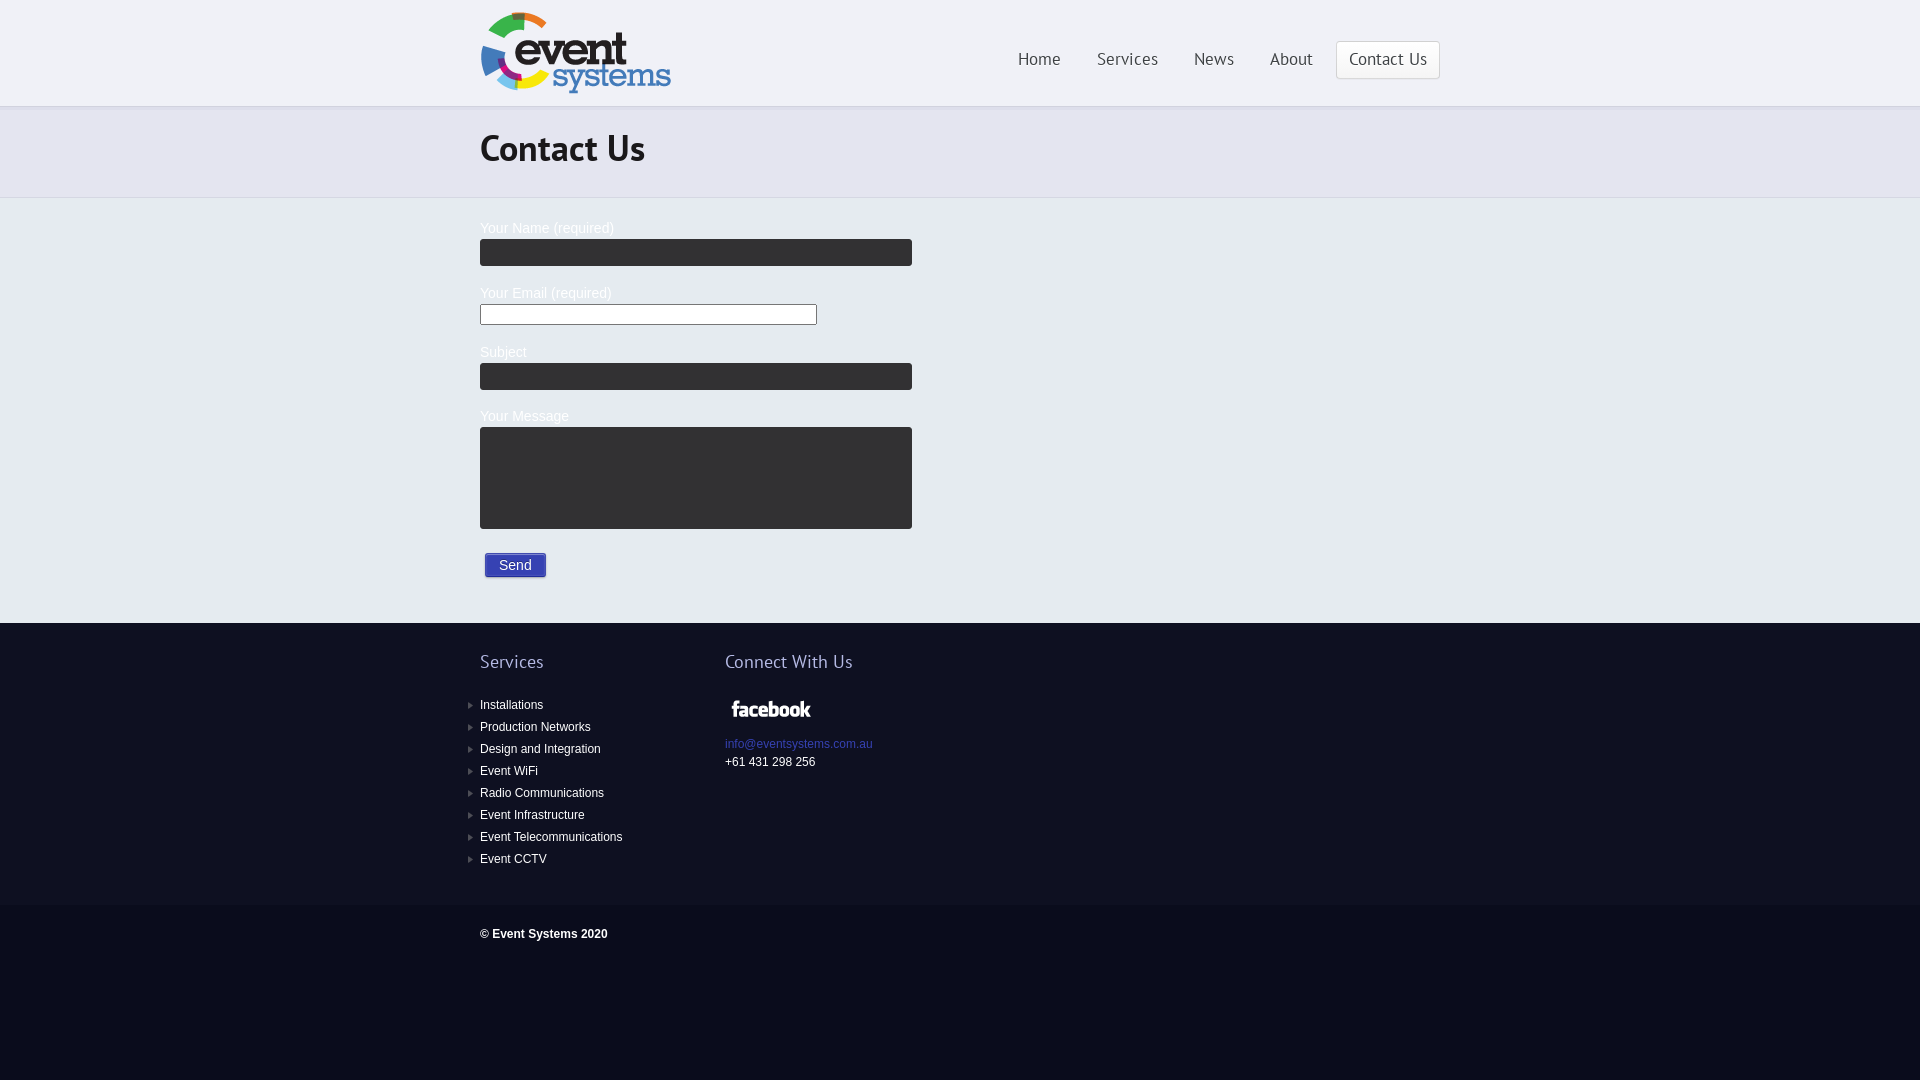  Describe the element at coordinates (1213, 59) in the screenshot. I see `'News'` at that location.